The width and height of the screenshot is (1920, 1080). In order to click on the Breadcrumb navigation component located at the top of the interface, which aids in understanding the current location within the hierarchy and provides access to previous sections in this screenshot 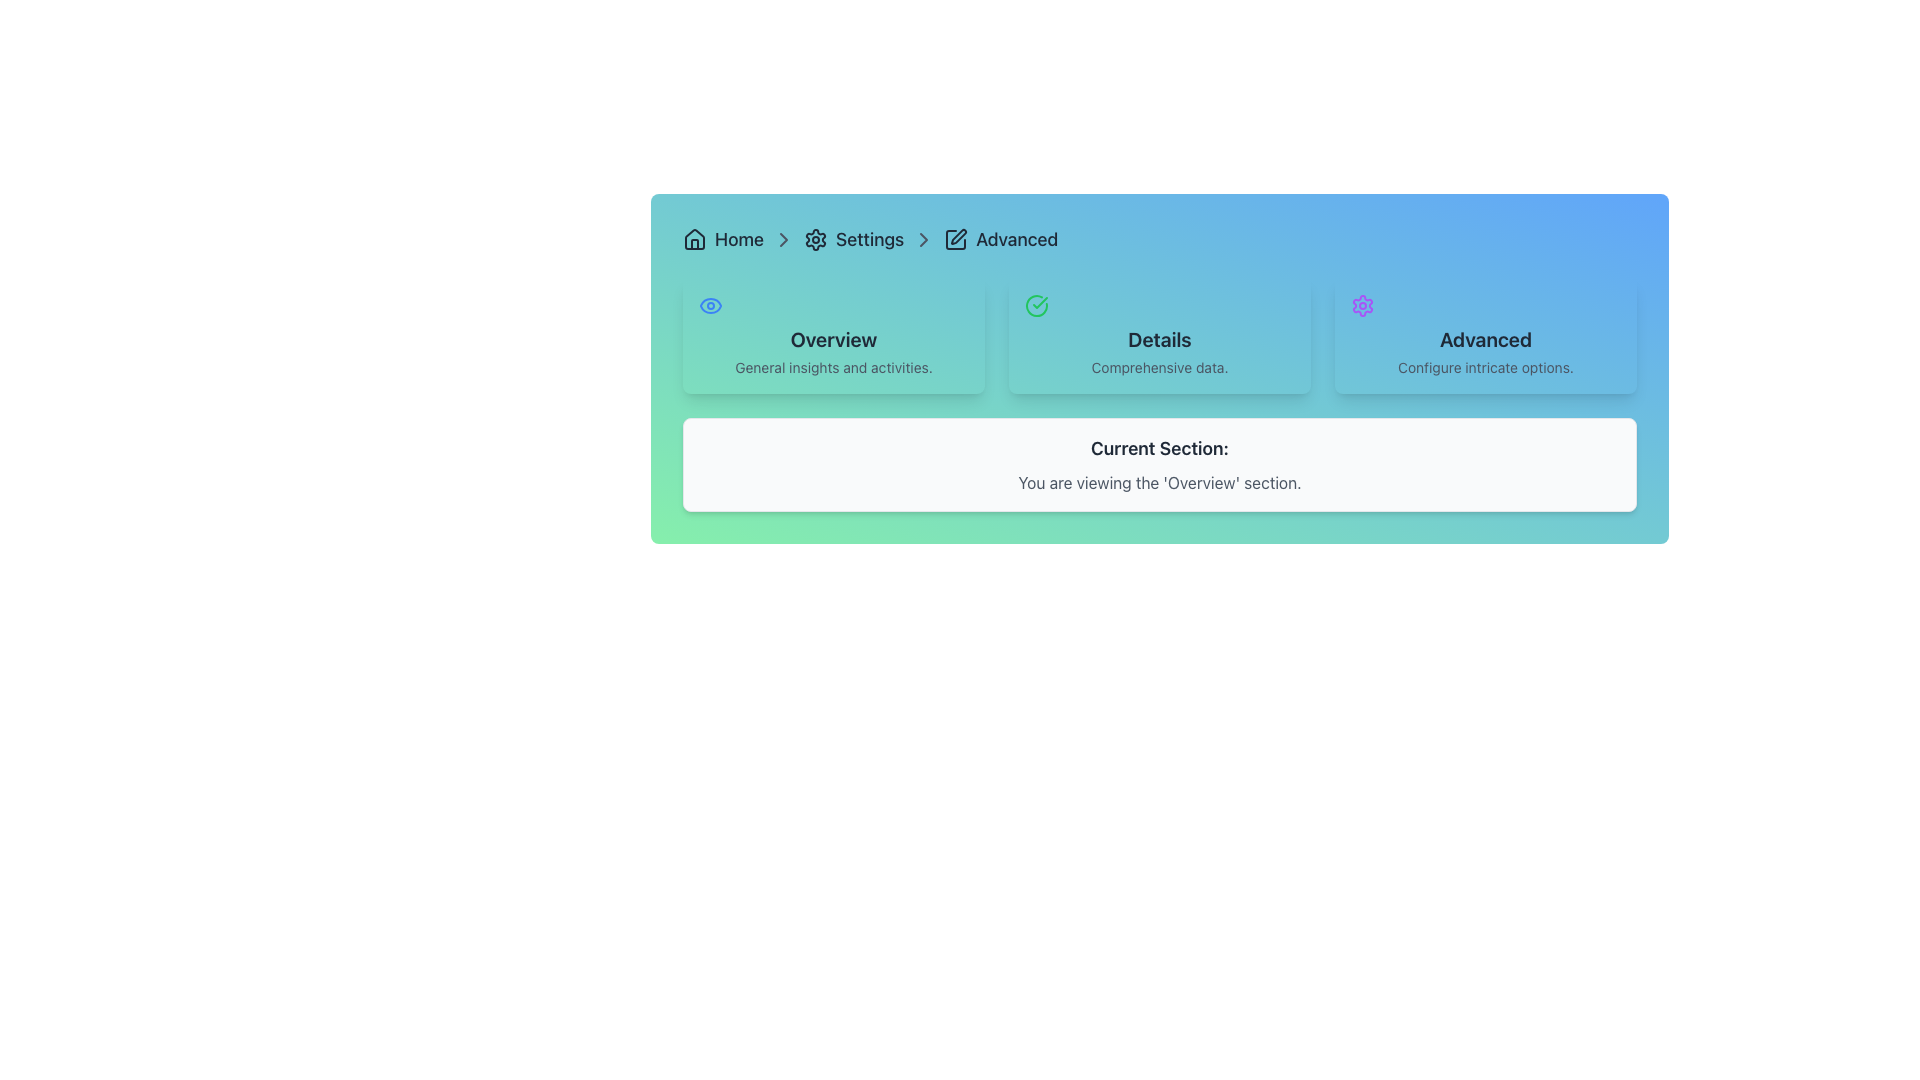, I will do `click(1160, 238)`.